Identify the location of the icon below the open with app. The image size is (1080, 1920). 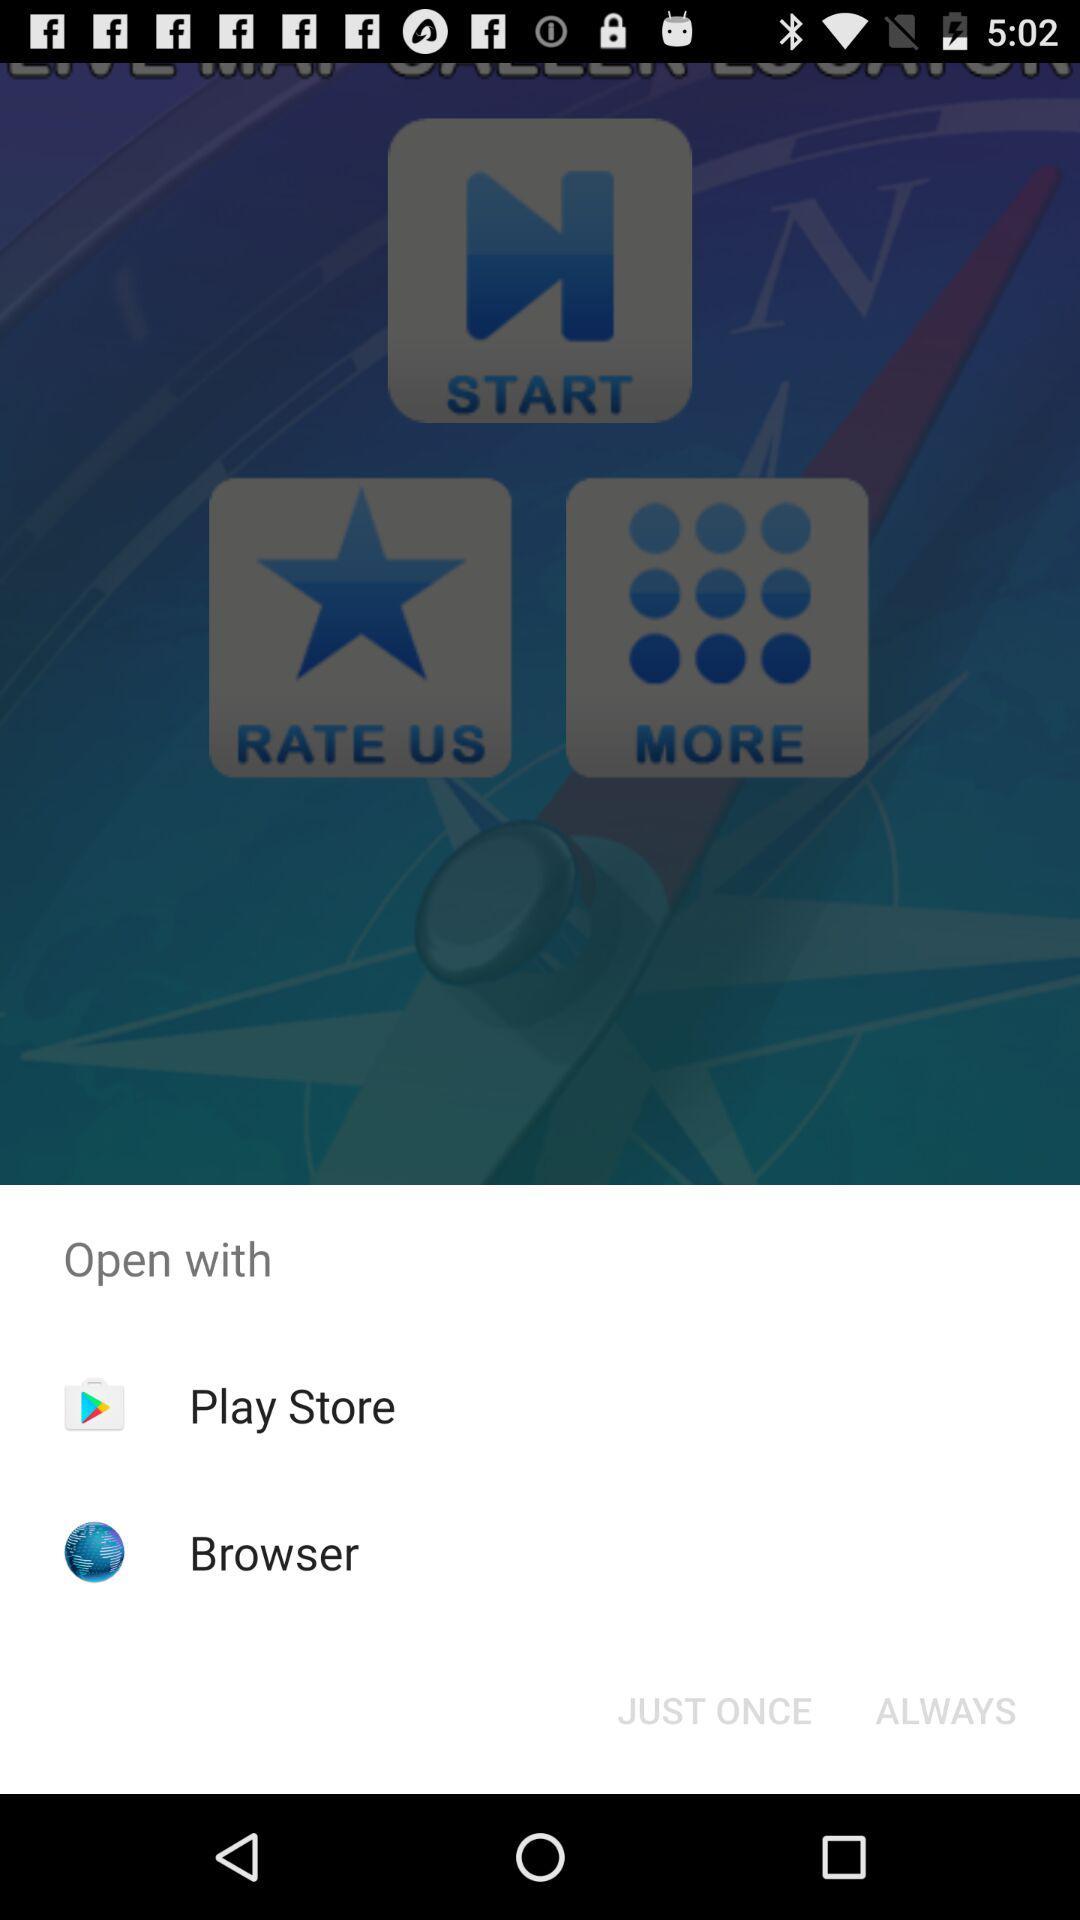
(292, 1404).